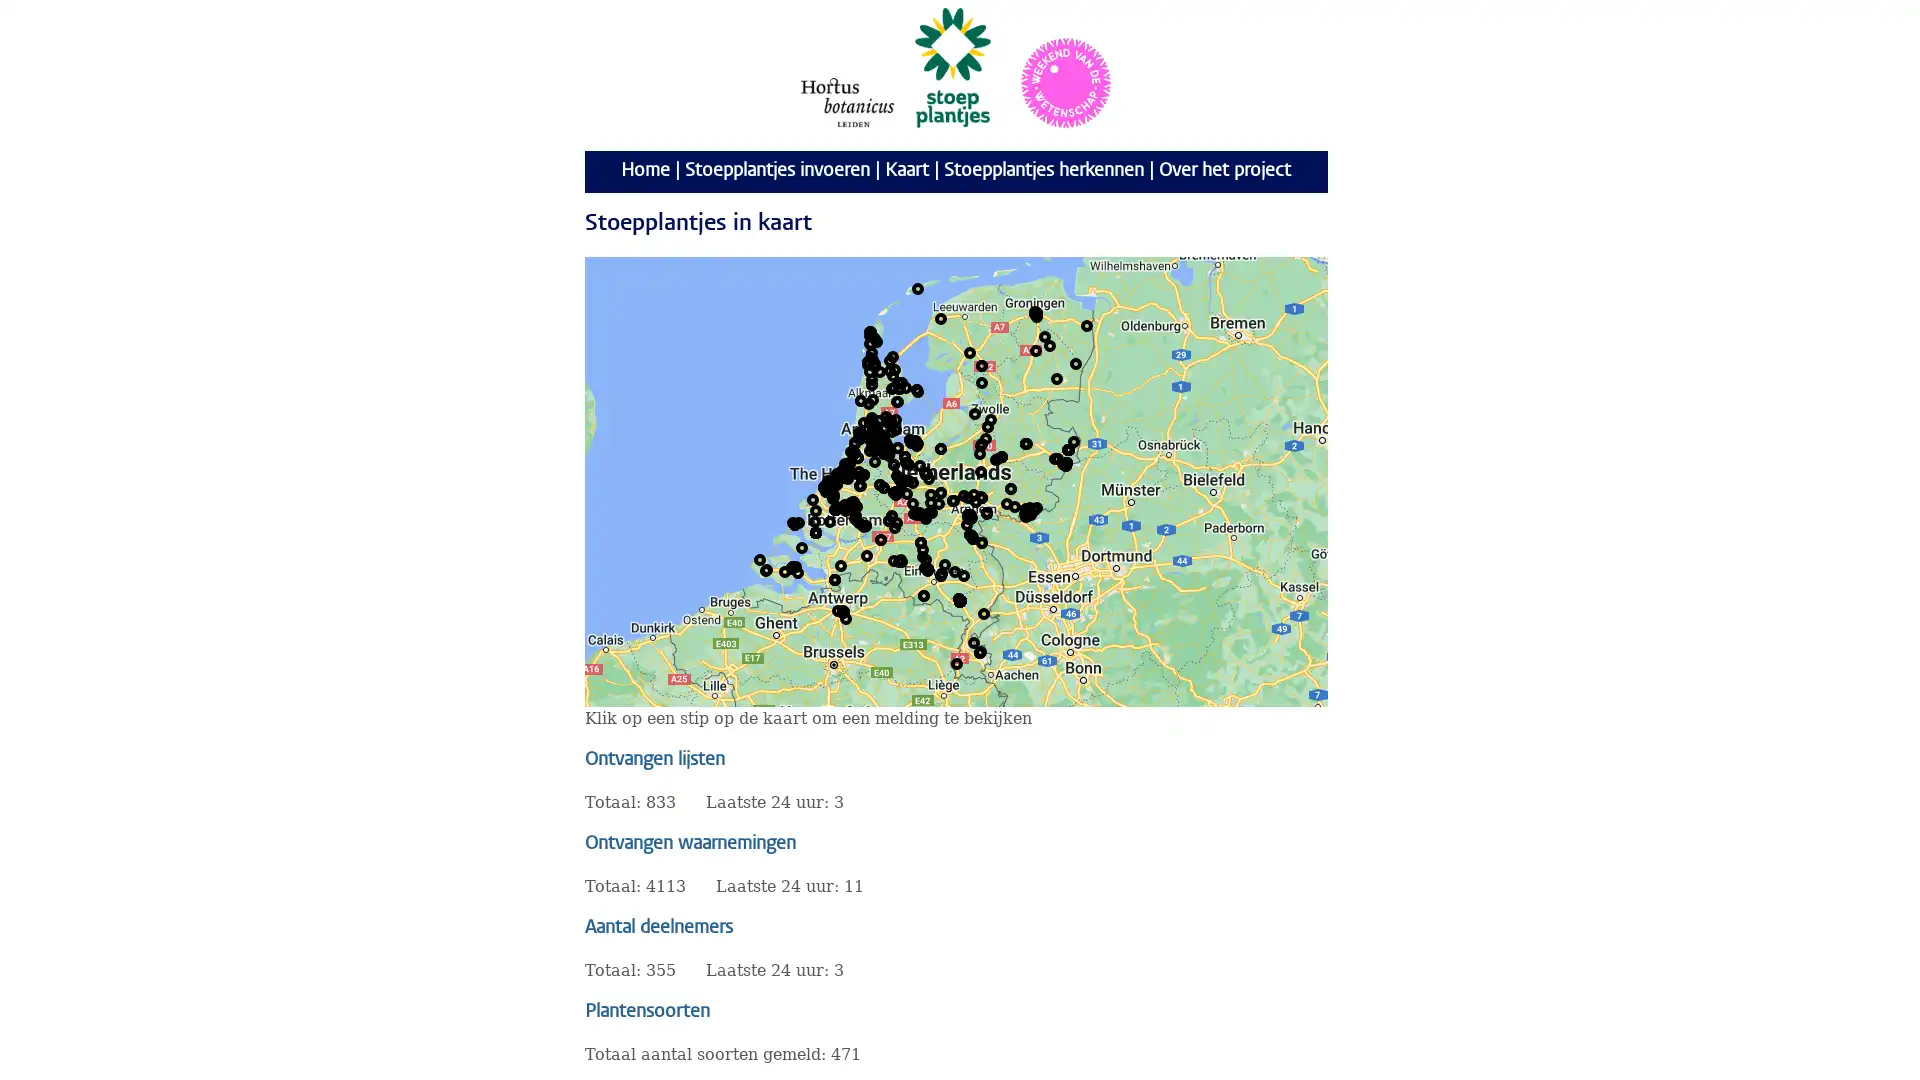 This screenshot has width=1920, height=1080. I want to click on Telling van Thalents Leiden op 14 april 2022, so click(846, 473).